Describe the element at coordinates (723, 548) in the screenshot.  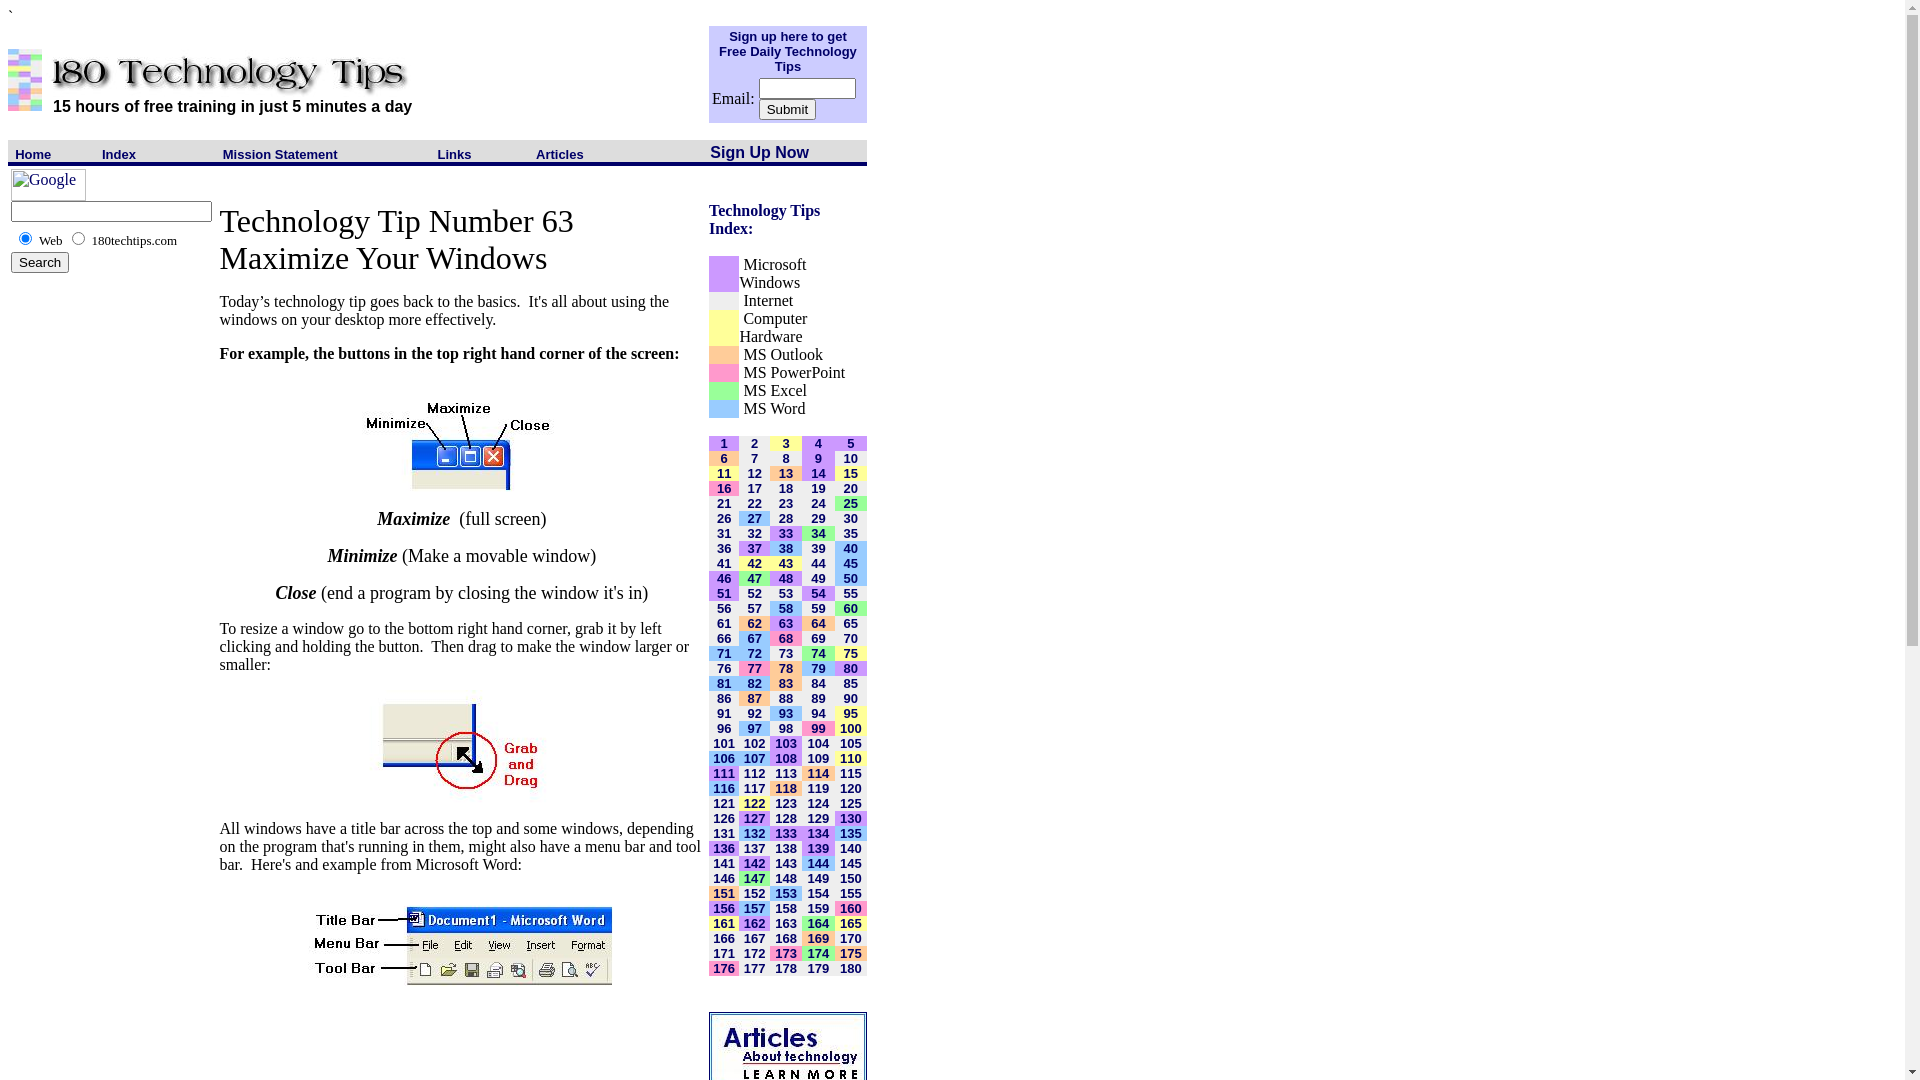
I see `'36'` at that location.